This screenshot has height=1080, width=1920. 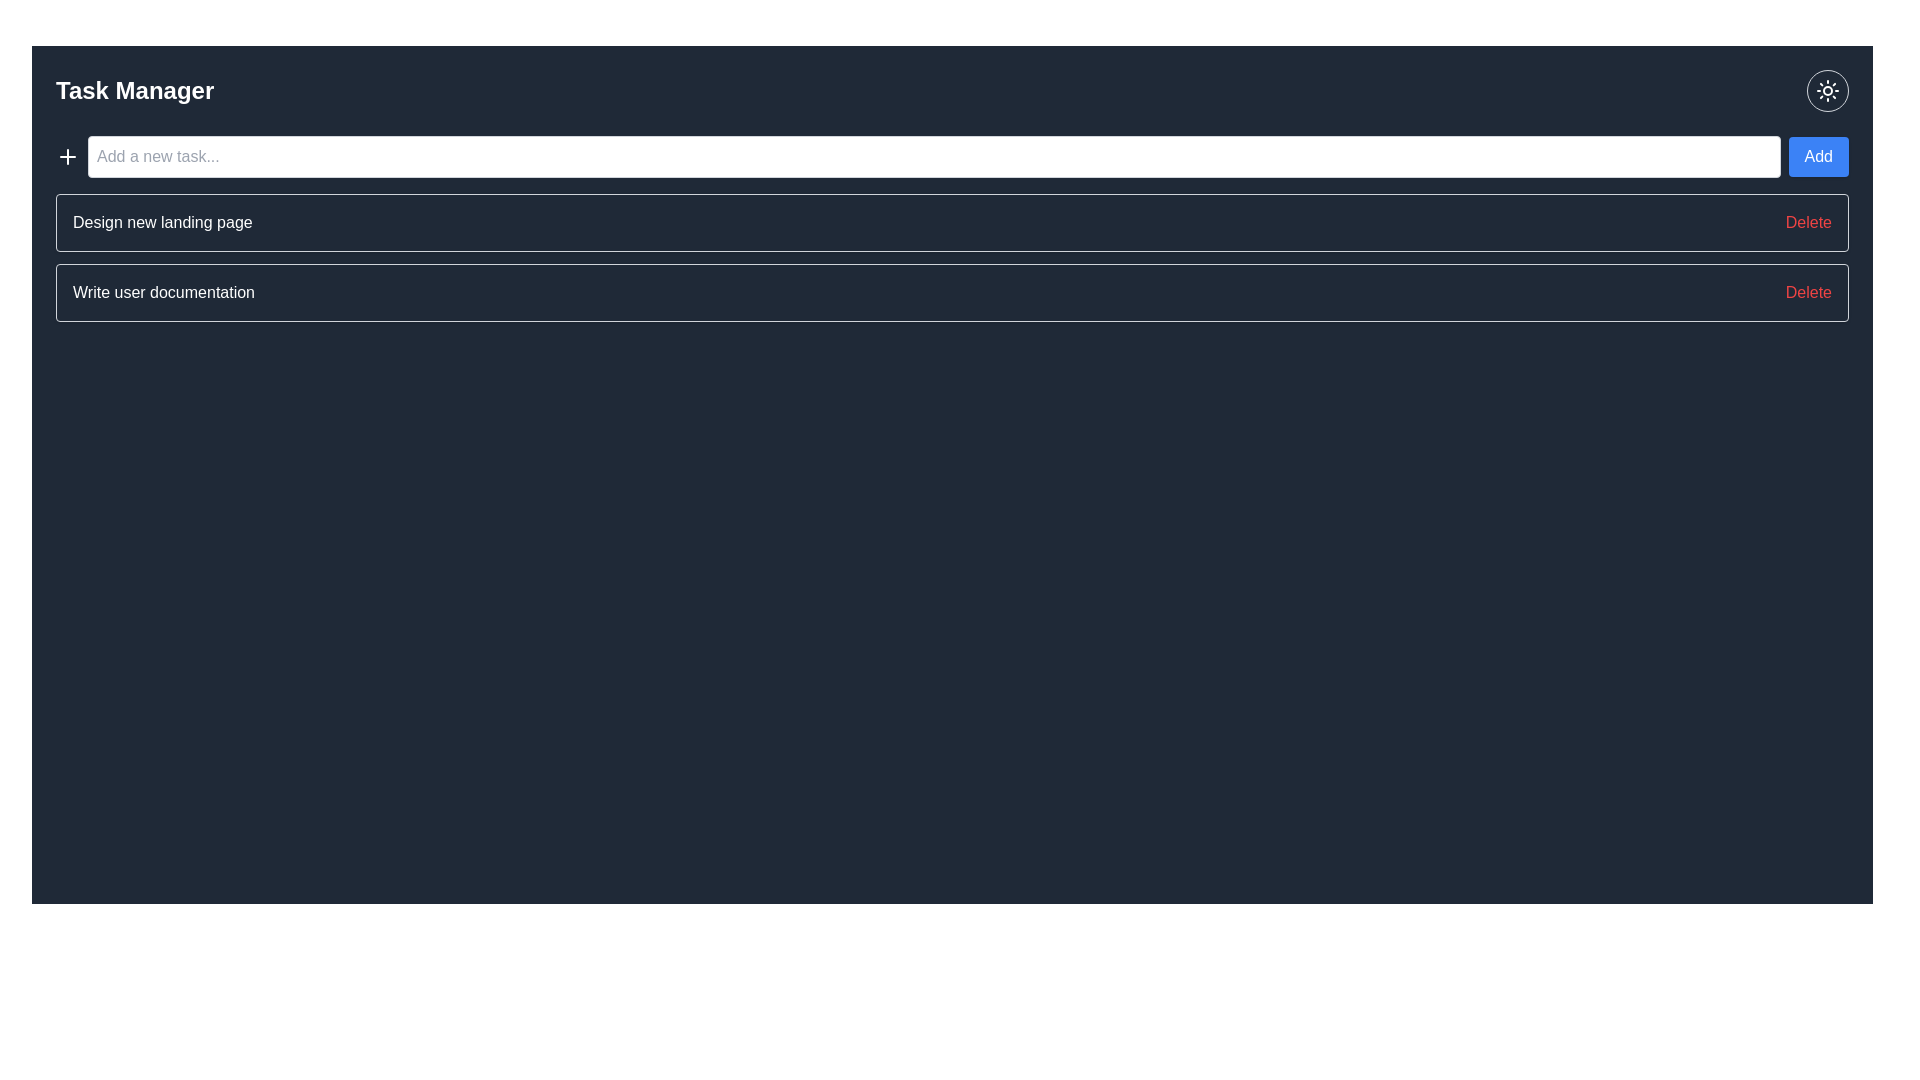 I want to click on the 'Delete' button, which is styled in red and located on the far right side of the task item row containing 'Write user documentation', so click(x=1808, y=293).